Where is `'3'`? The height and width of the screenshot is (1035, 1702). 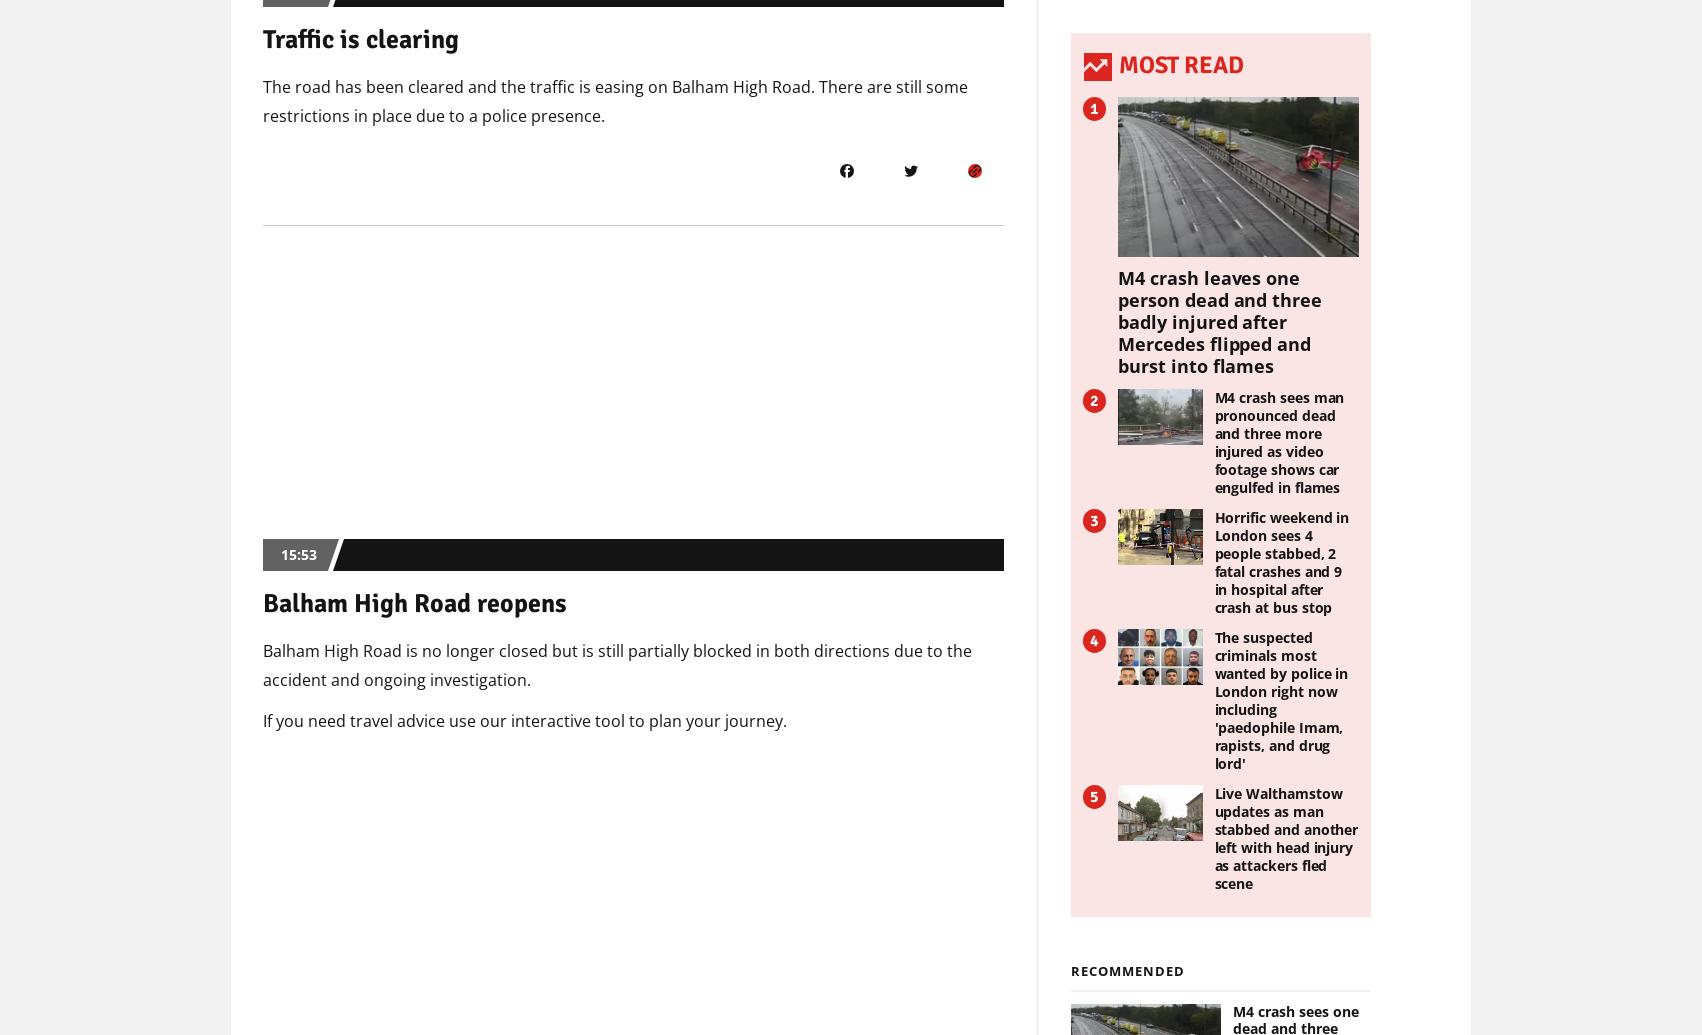
'3' is located at coordinates (1087, 518).